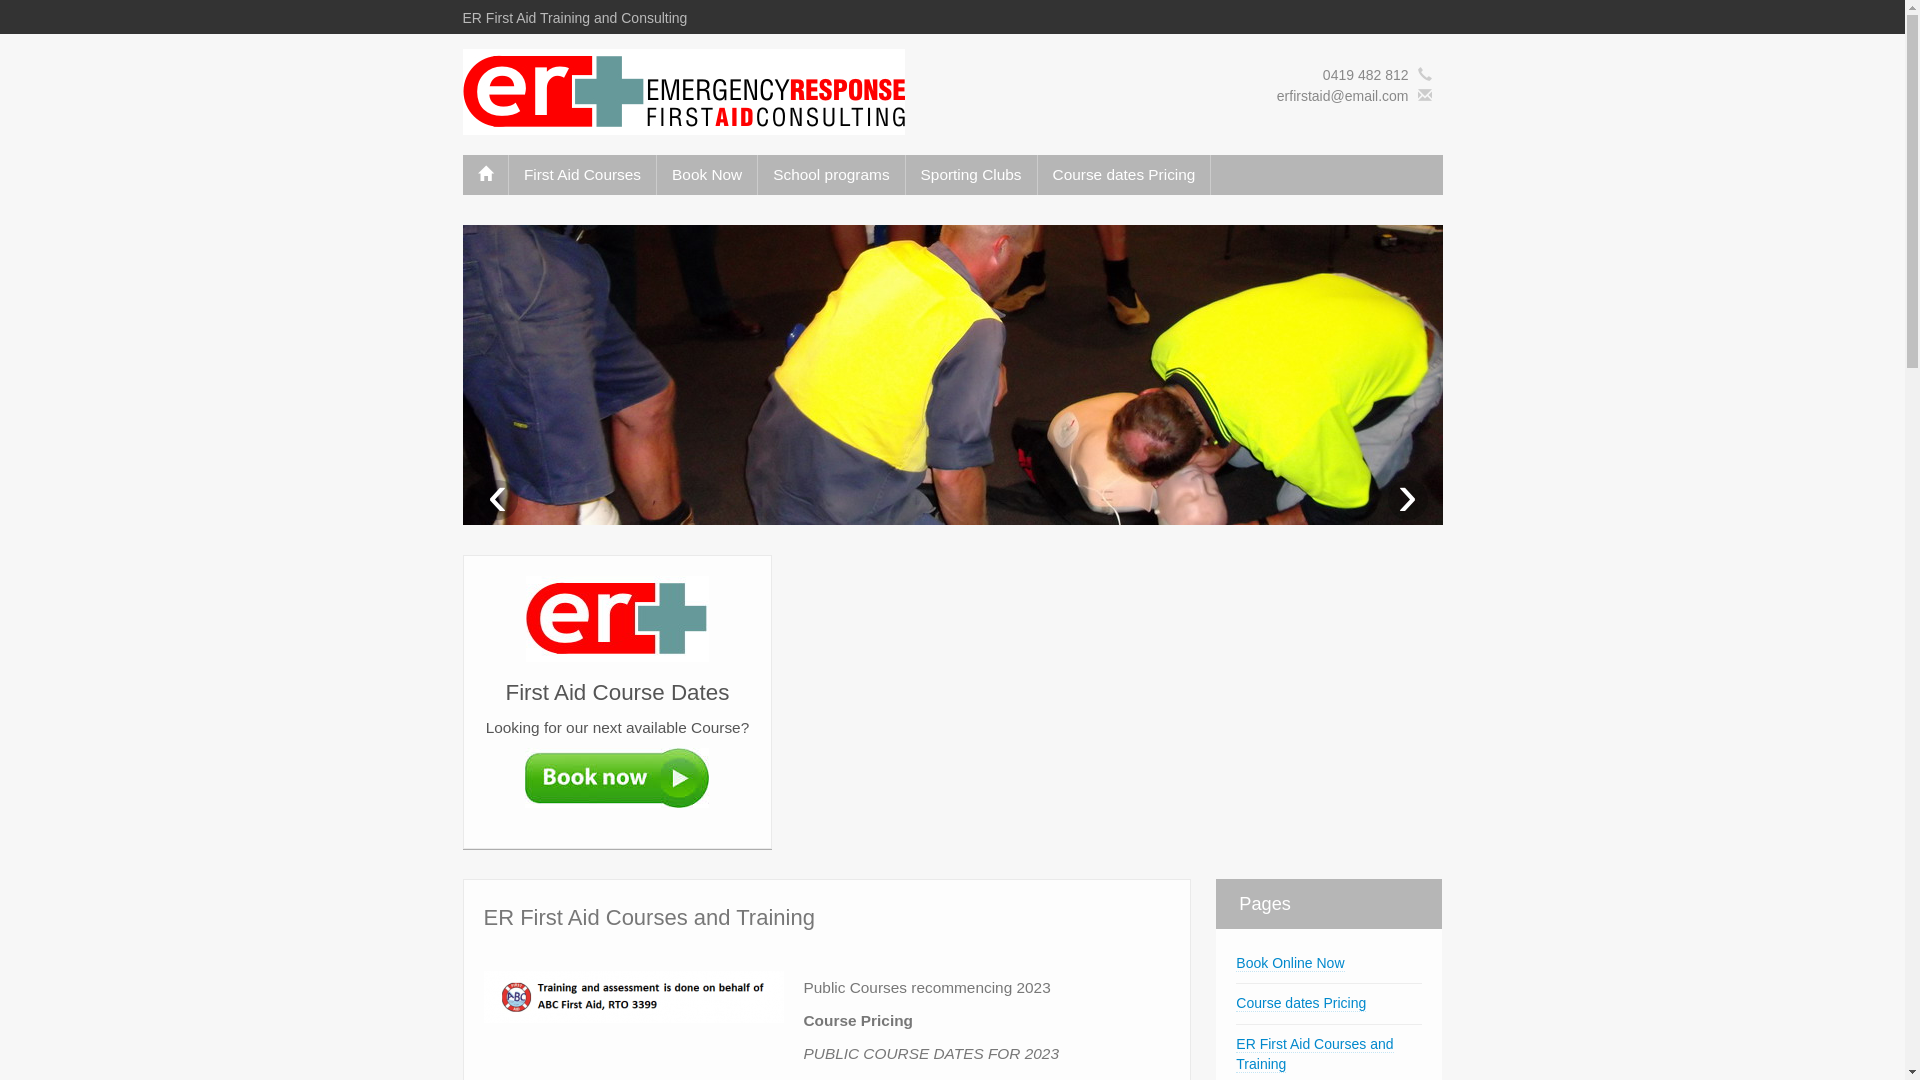 This screenshot has width=1920, height=1080. Describe the element at coordinates (1290, 962) in the screenshot. I see `'Book Online Now'` at that location.